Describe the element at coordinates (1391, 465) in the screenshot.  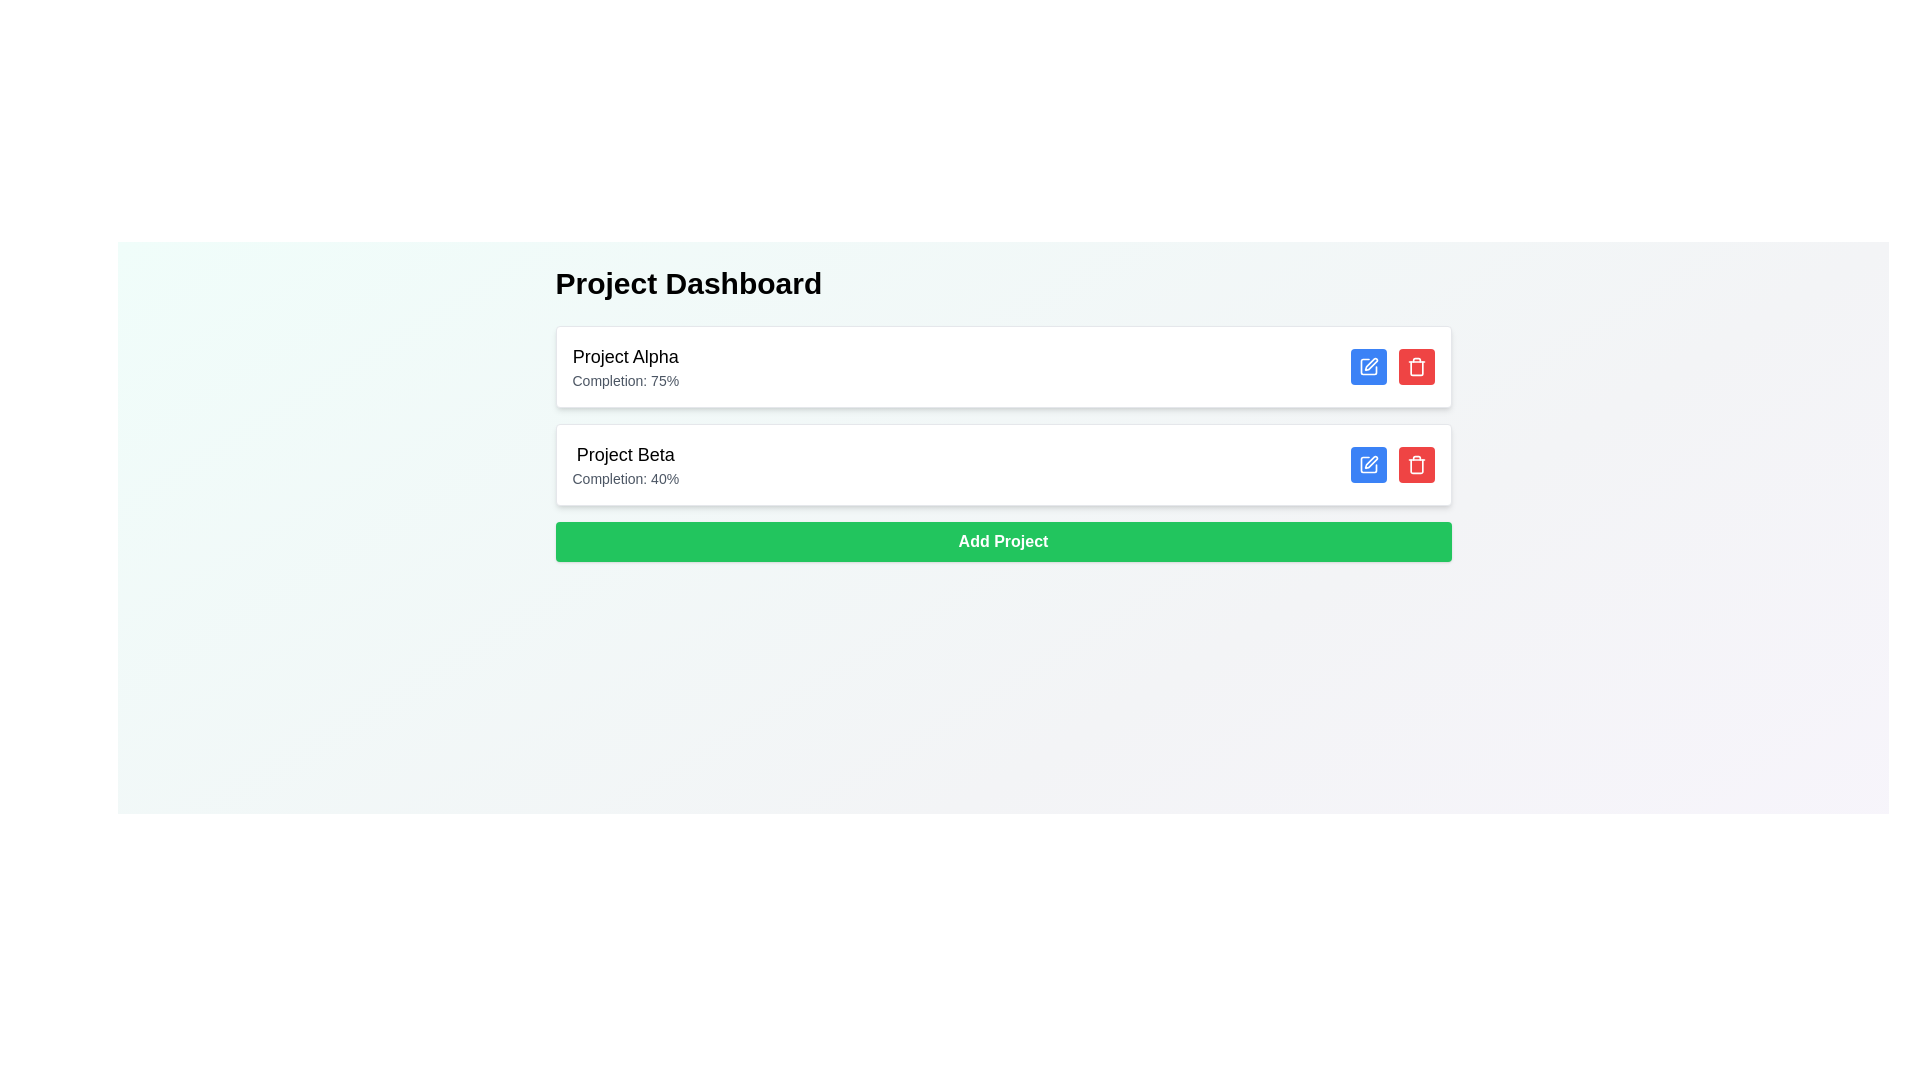
I see `the blue edit button located in the bottom-right corner of the box labeled 'Project Beta Completion: 40%', which has a white pen icon and rounded corners` at that location.